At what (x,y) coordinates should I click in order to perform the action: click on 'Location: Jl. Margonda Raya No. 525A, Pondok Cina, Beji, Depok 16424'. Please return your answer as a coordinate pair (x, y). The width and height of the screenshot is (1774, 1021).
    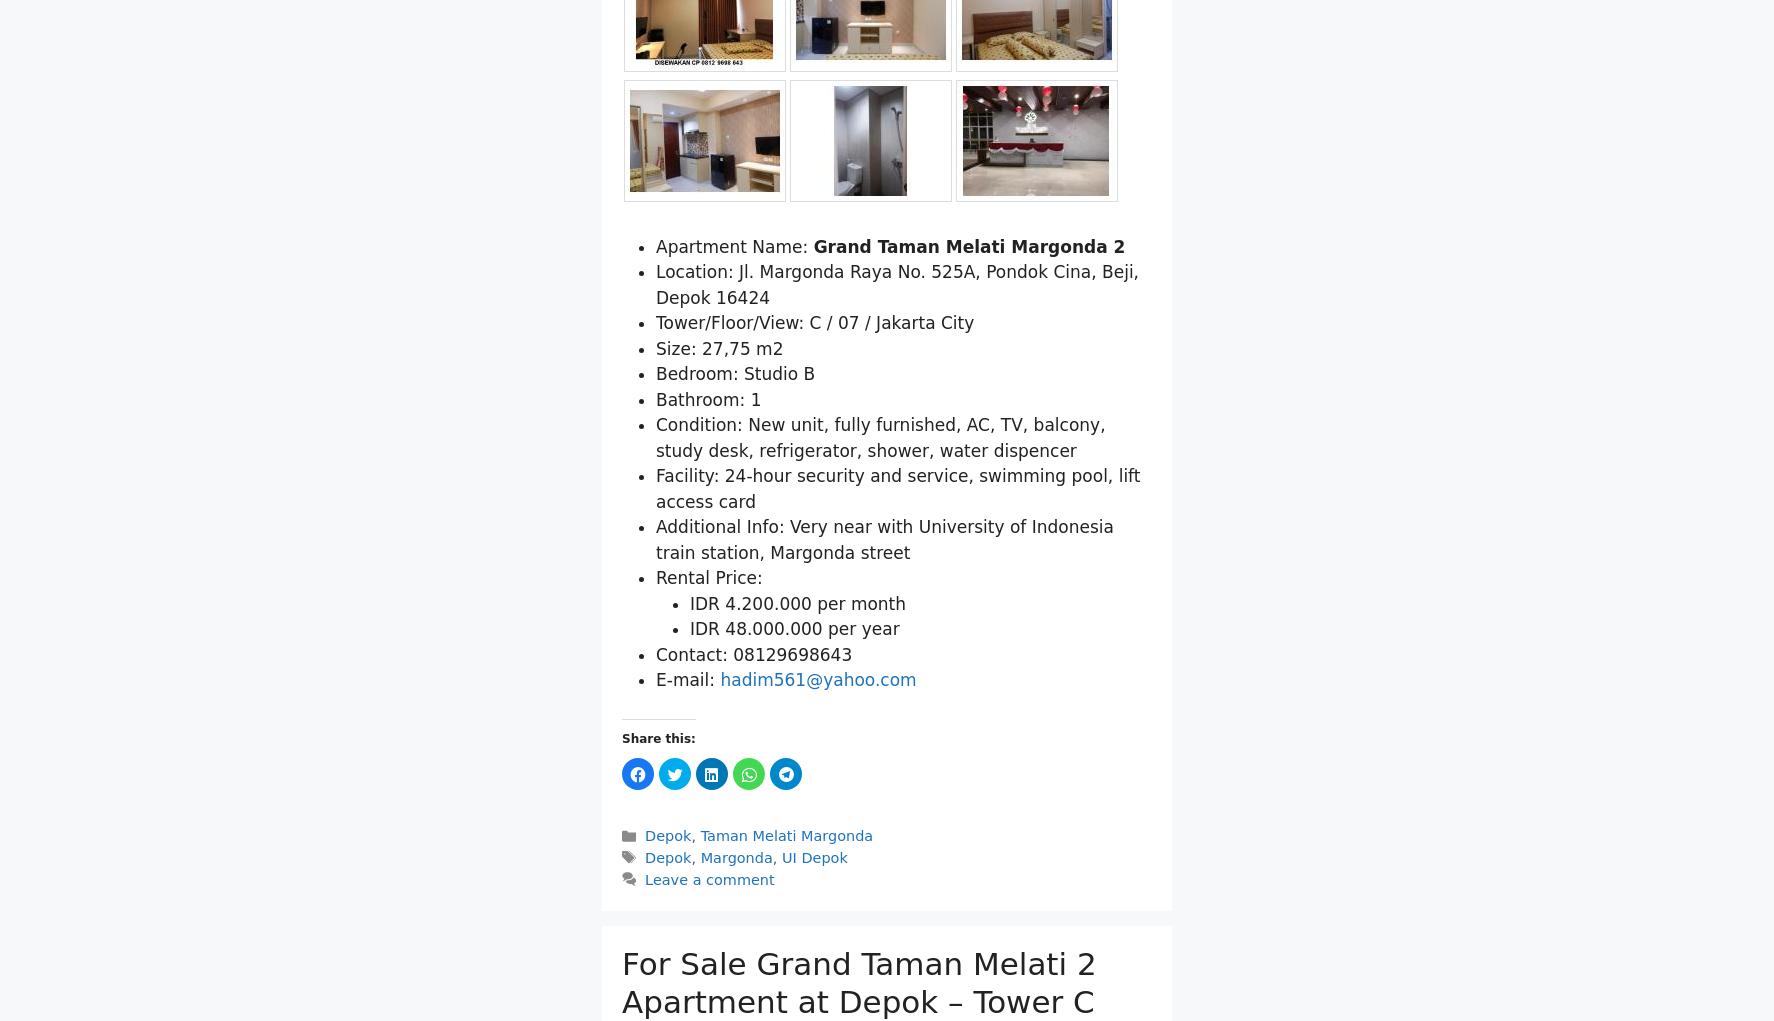
    Looking at the image, I should click on (896, 284).